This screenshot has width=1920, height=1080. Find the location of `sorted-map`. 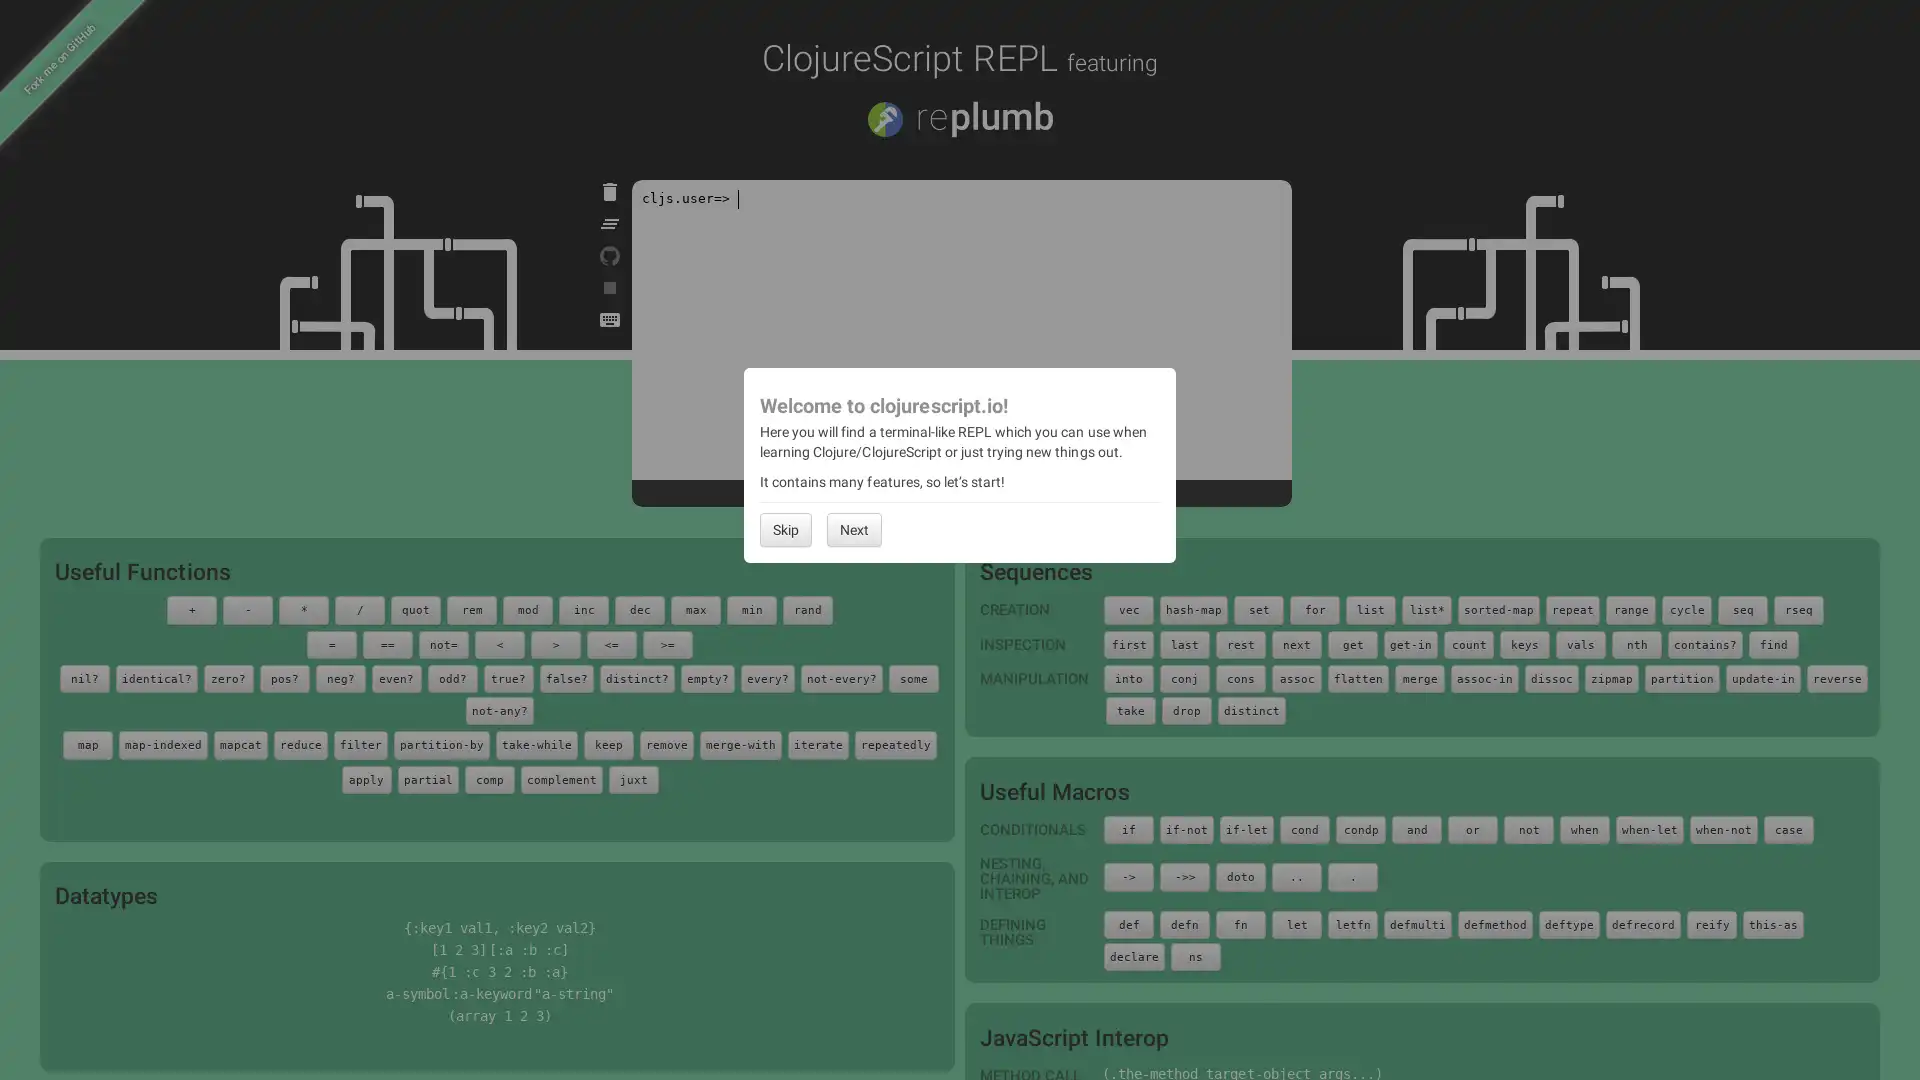

sorted-map is located at coordinates (1498, 608).